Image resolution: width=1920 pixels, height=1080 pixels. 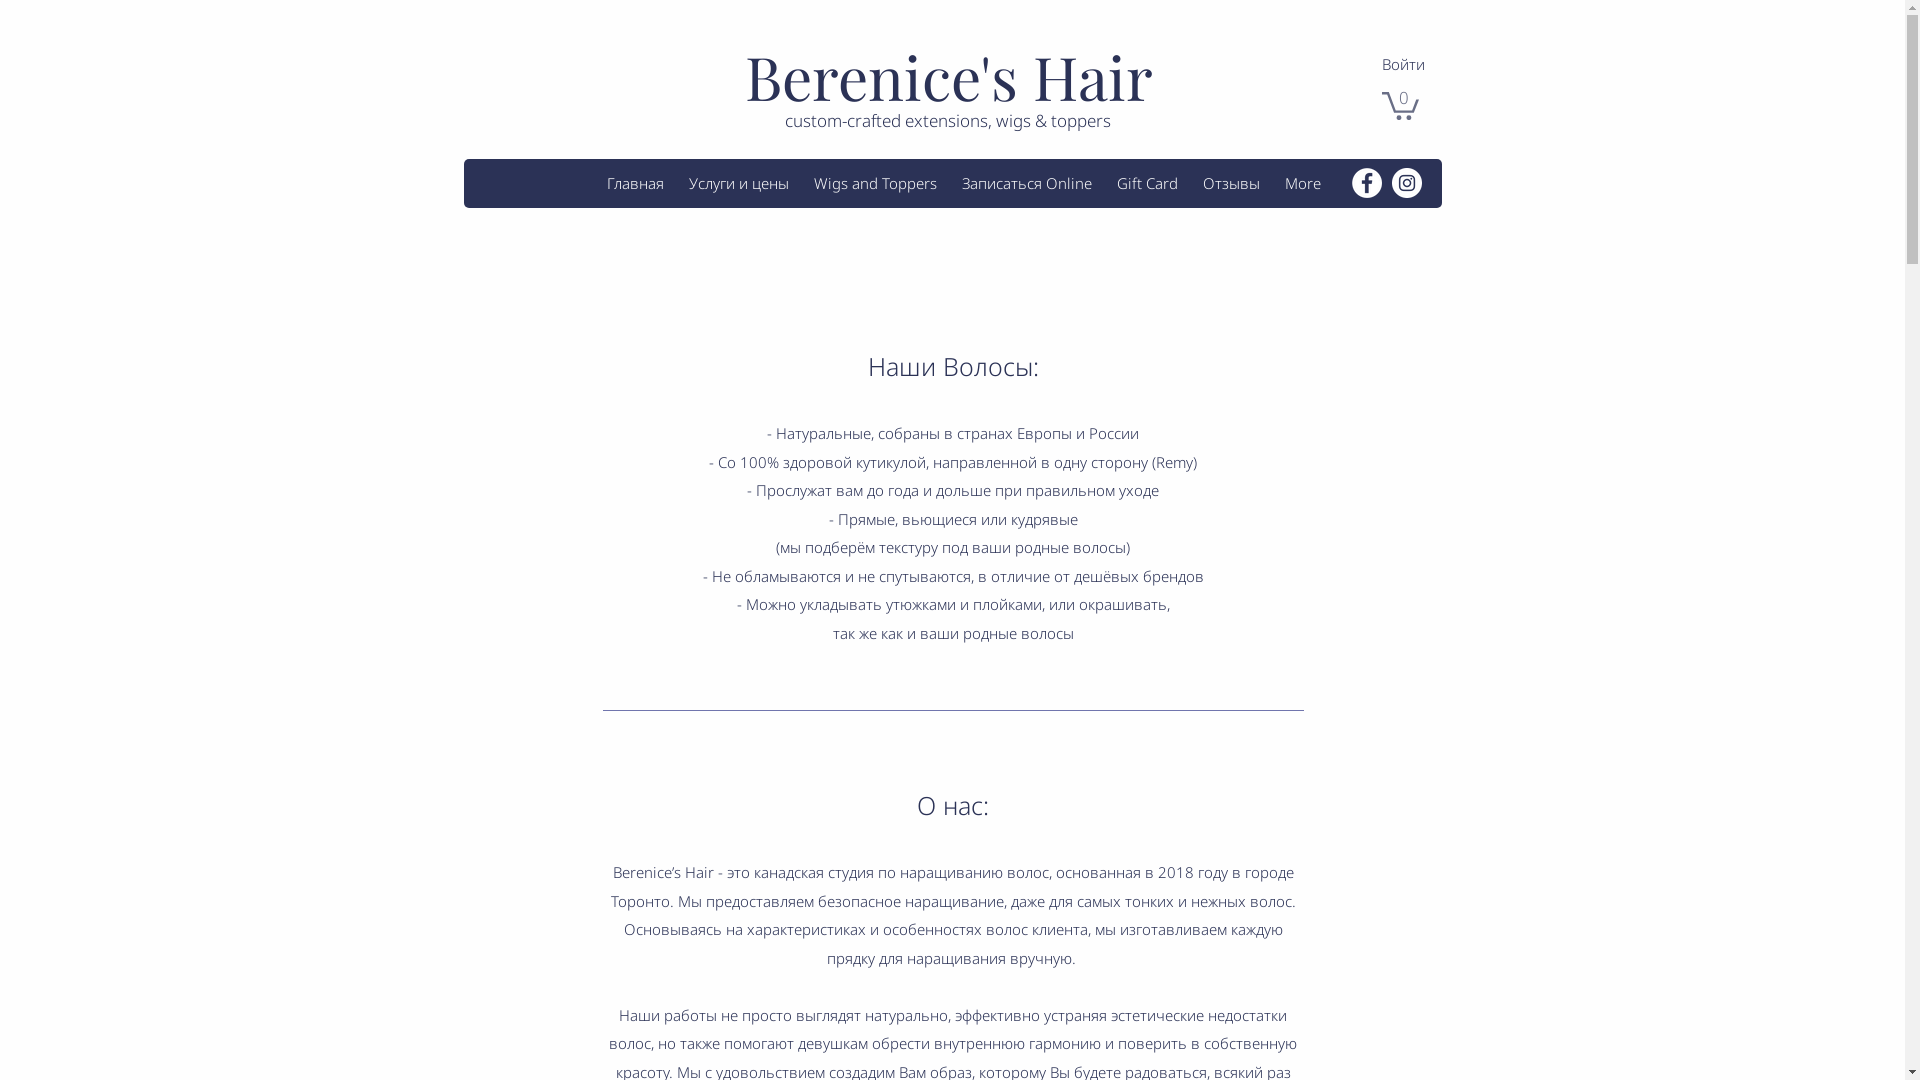 I want to click on 'Gift Card', so click(x=1147, y=182).